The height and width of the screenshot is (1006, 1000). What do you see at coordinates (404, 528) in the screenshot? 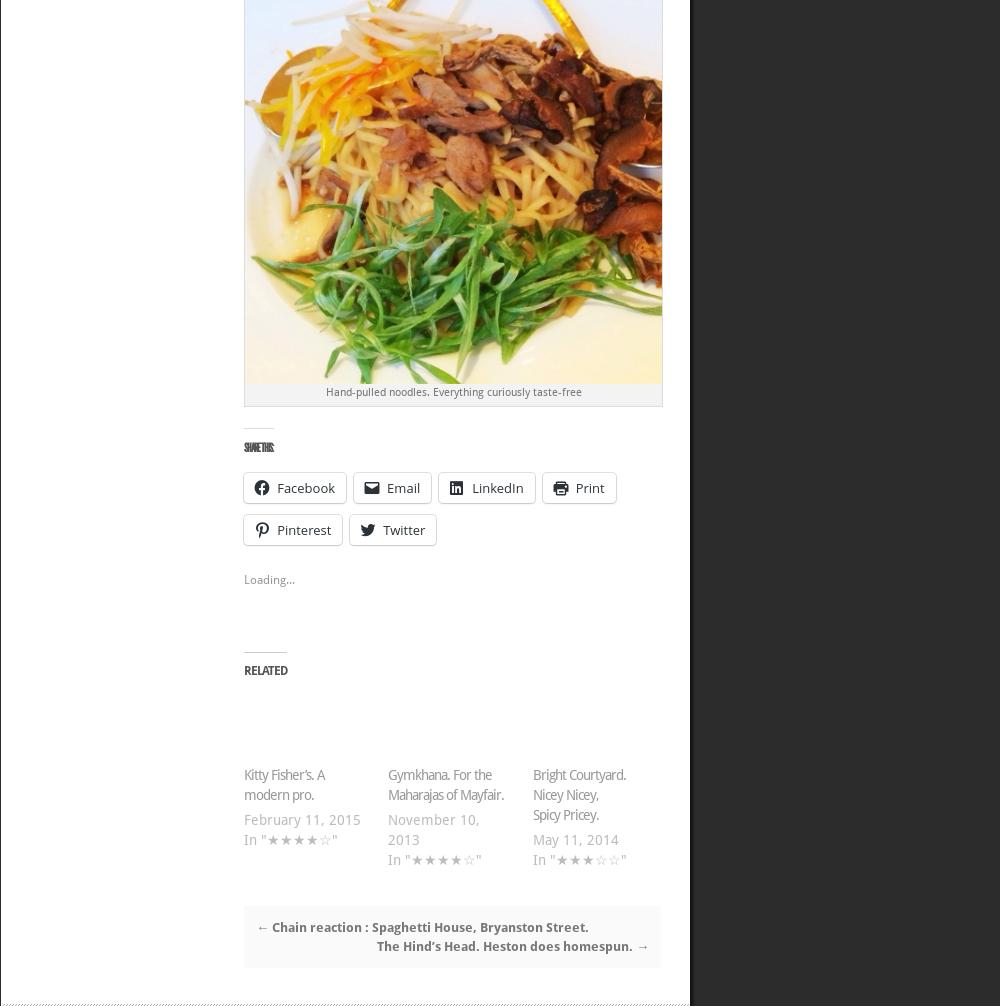
I see `'Twitter'` at bounding box center [404, 528].